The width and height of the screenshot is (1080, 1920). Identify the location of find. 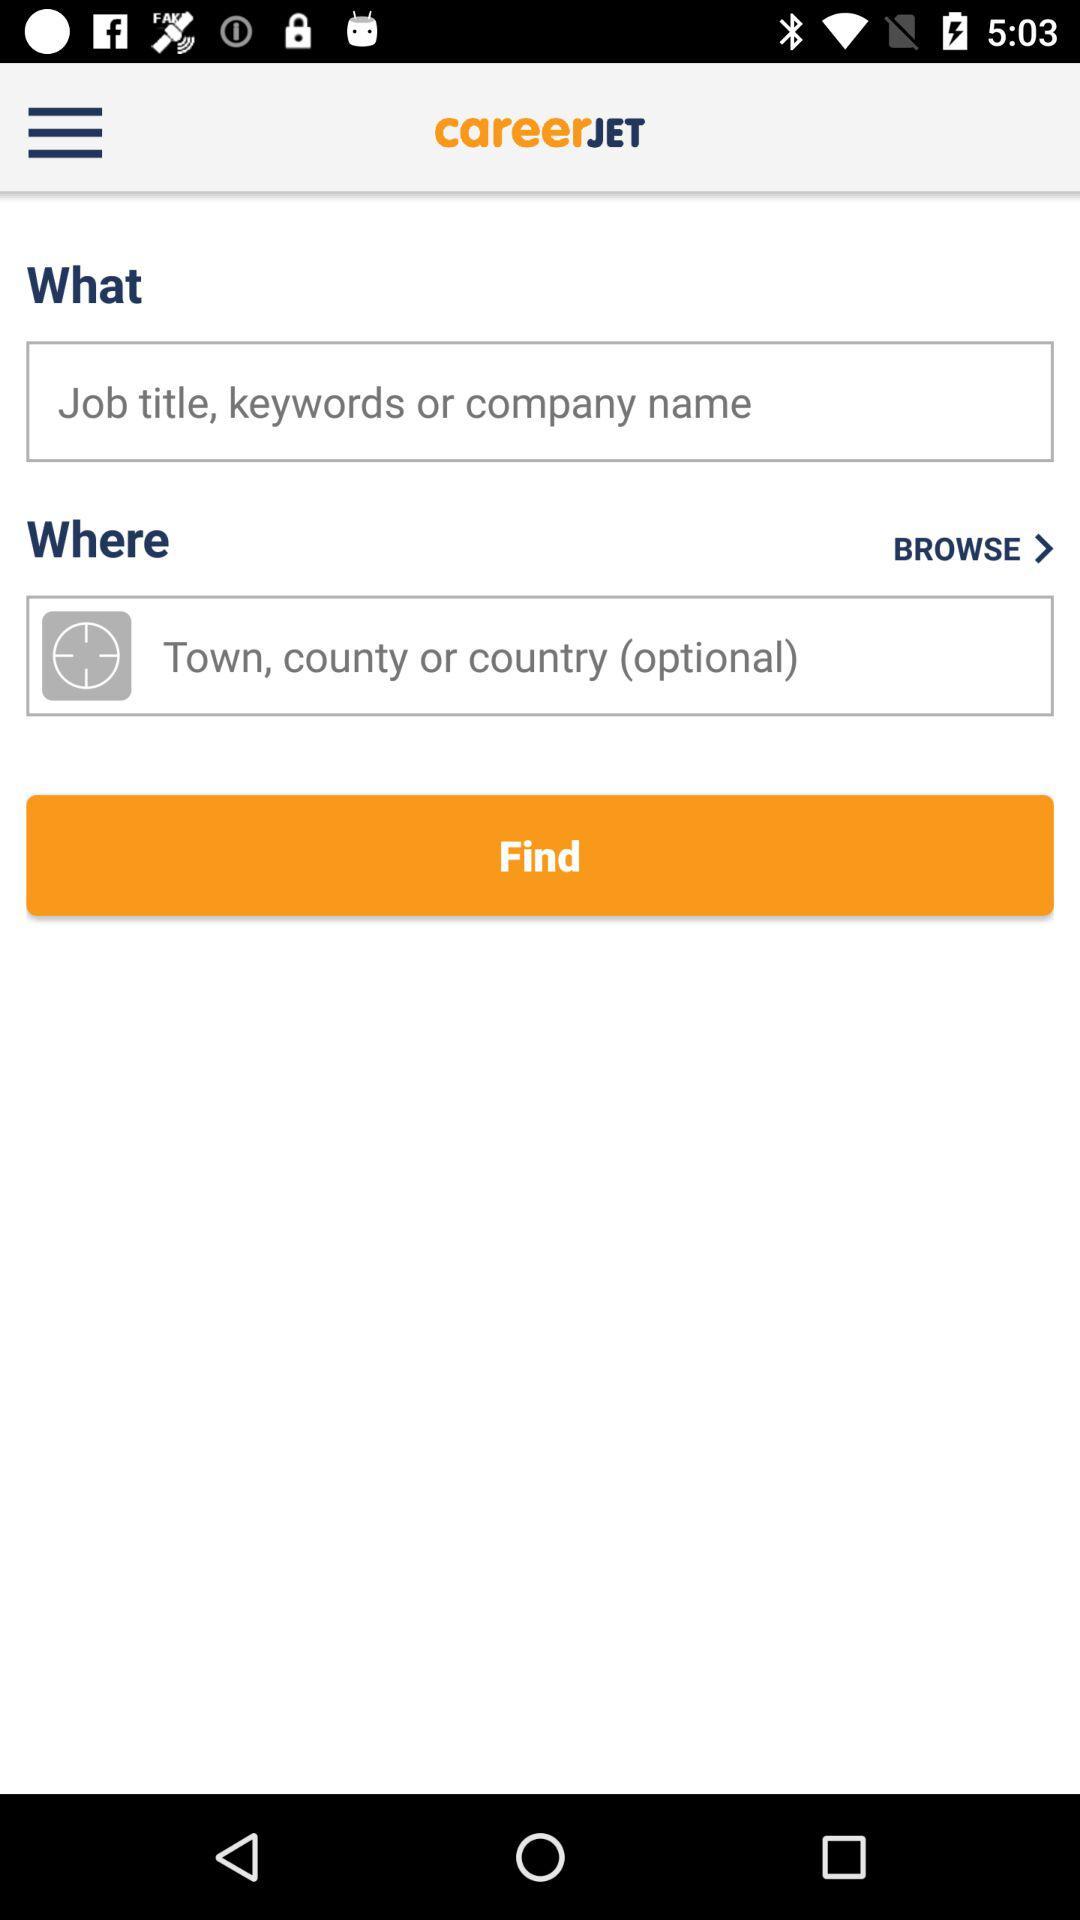
(540, 855).